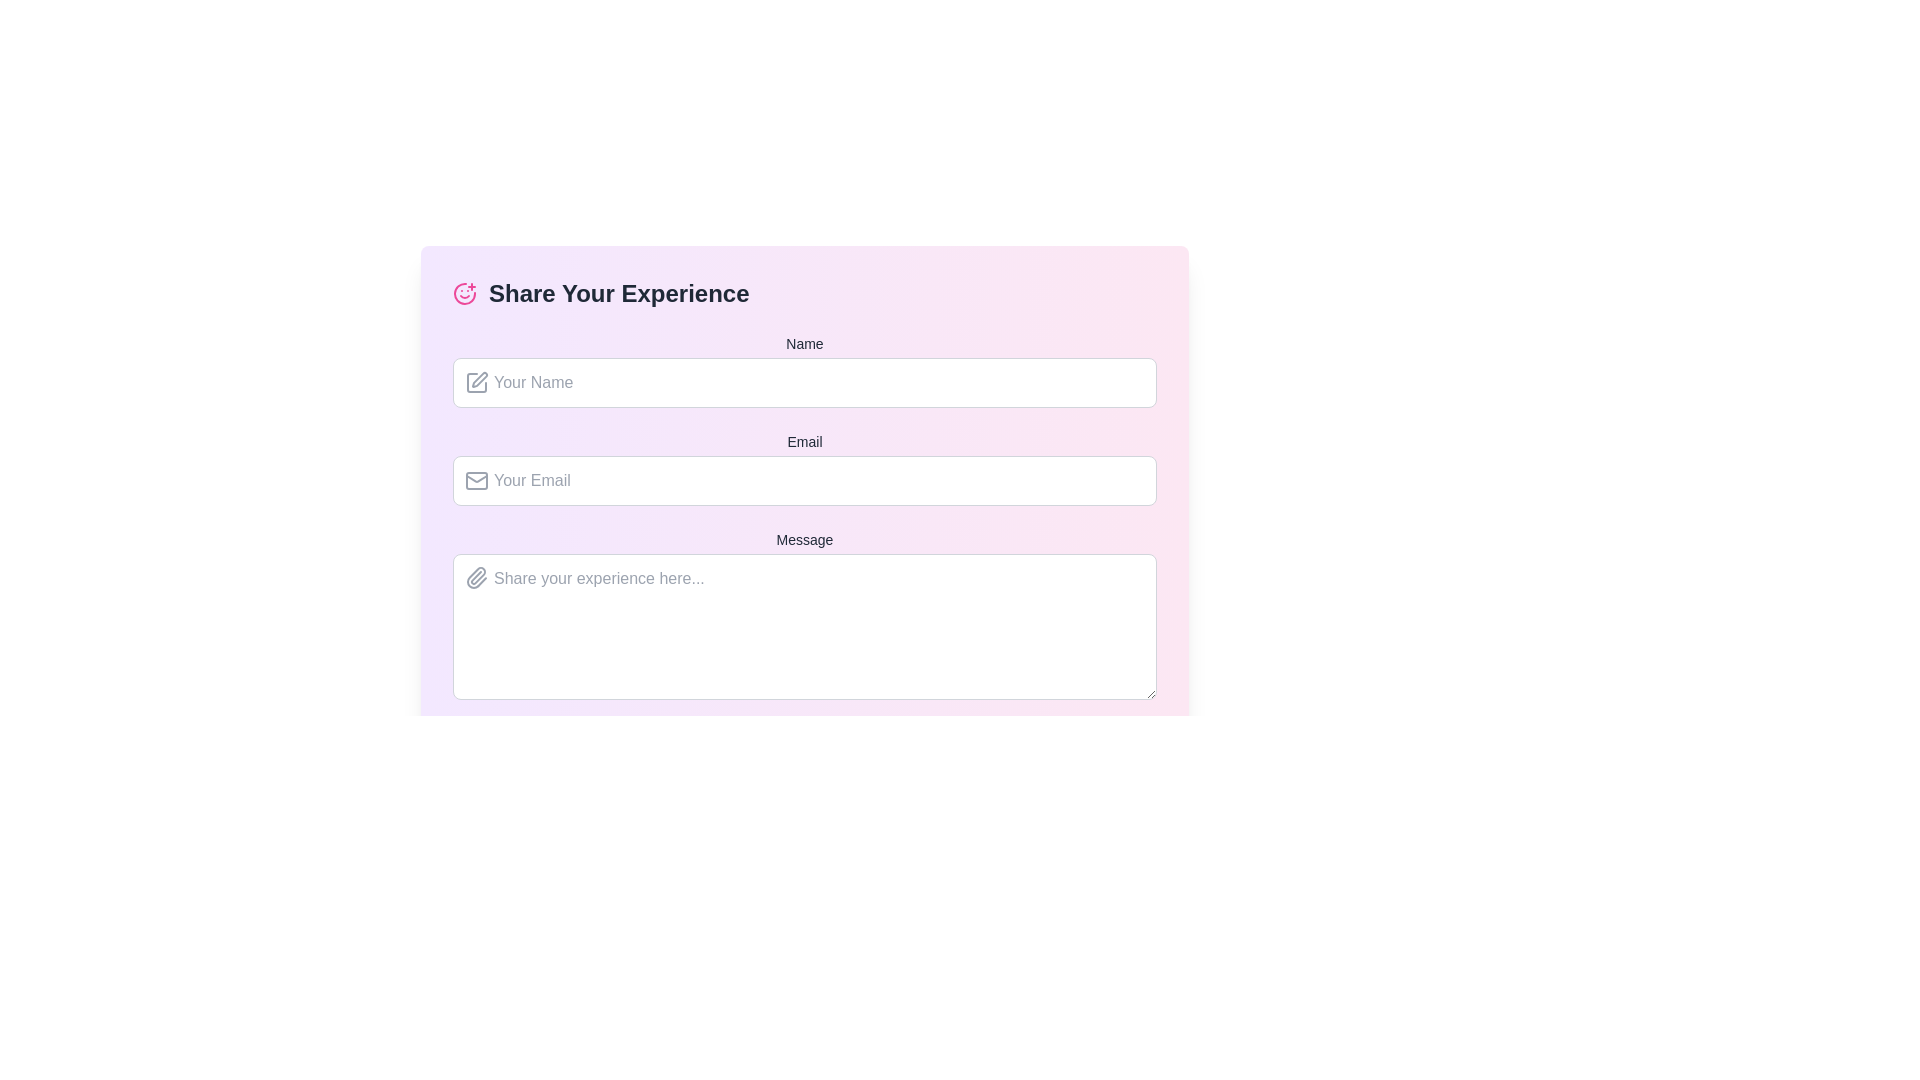  What do you see at coordinates (805, 540) in the screenshot?
I see `the 'Message' text label which is styled in a medium-sized, gray, bold sans-serif font, positioned above the multi-line text input field` at bounding box center [805, 540].